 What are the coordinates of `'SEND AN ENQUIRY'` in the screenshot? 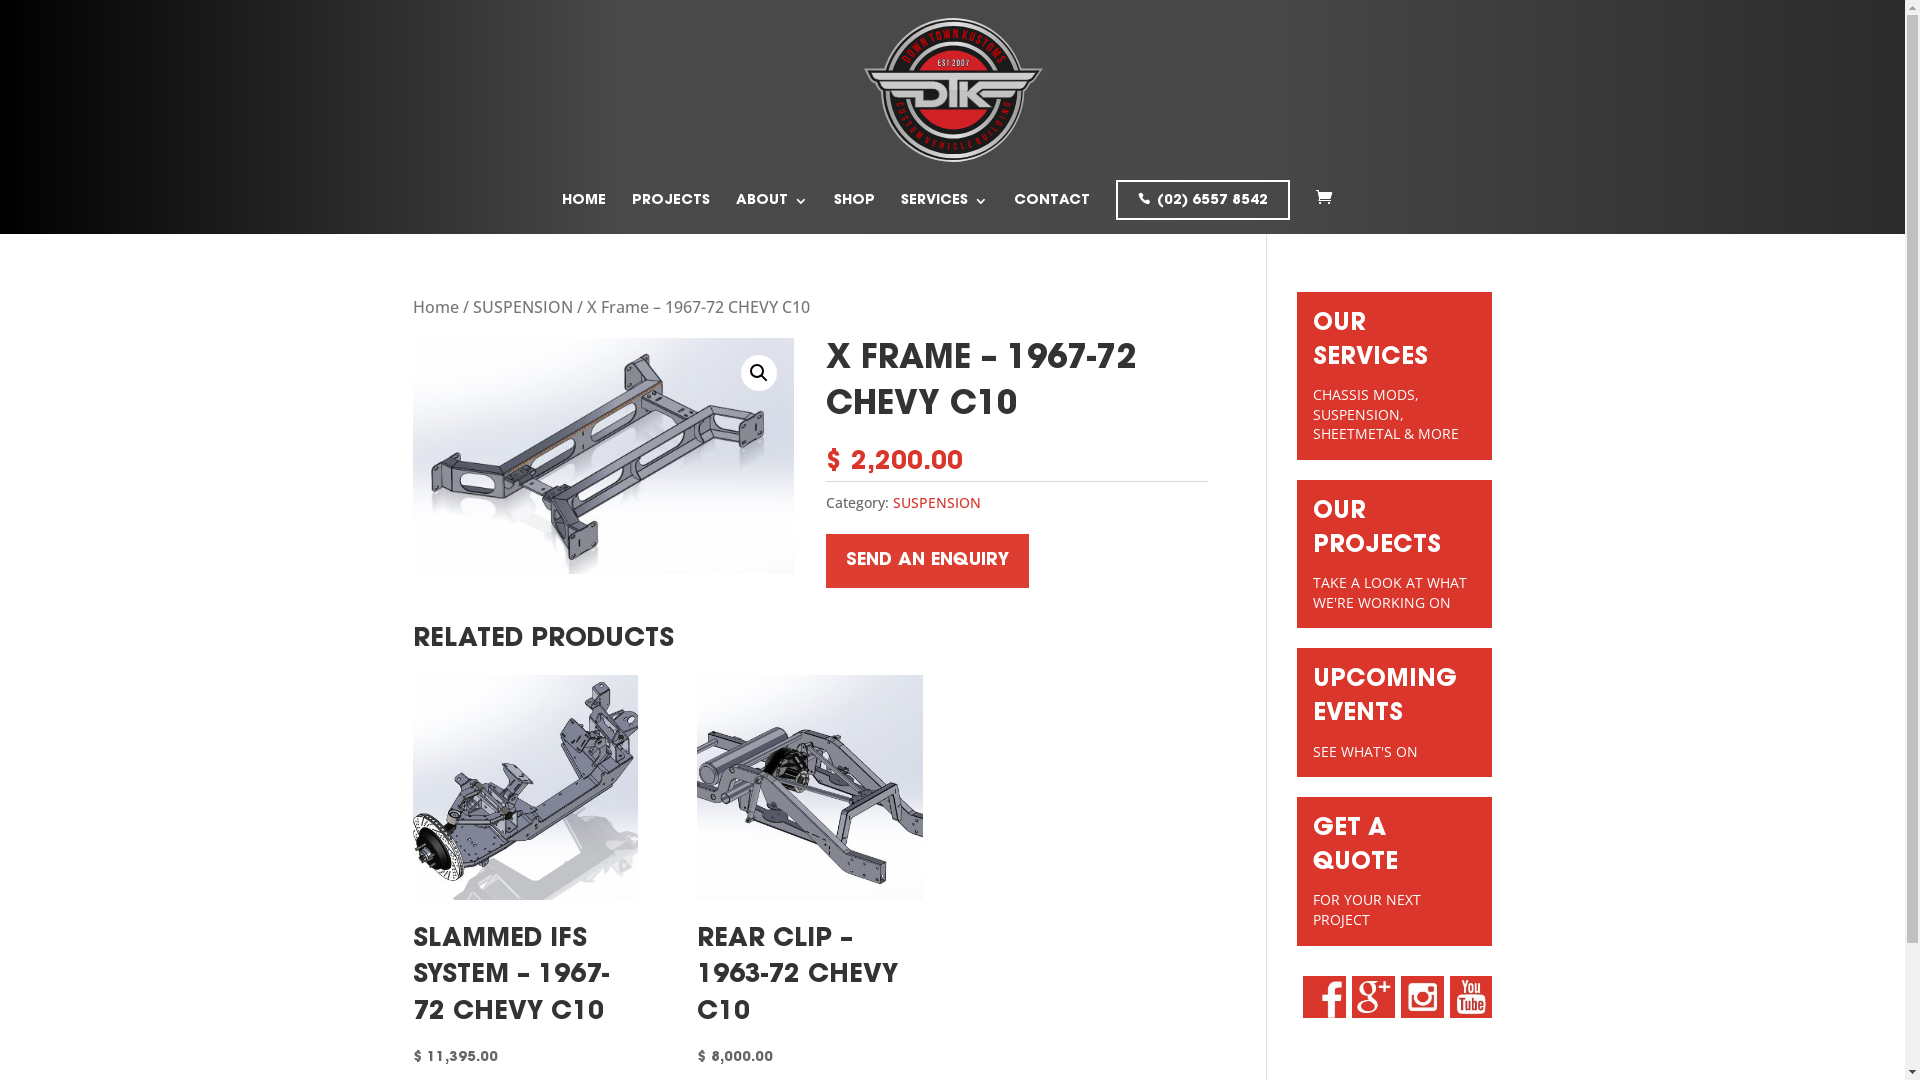 It's located at (926, 561).